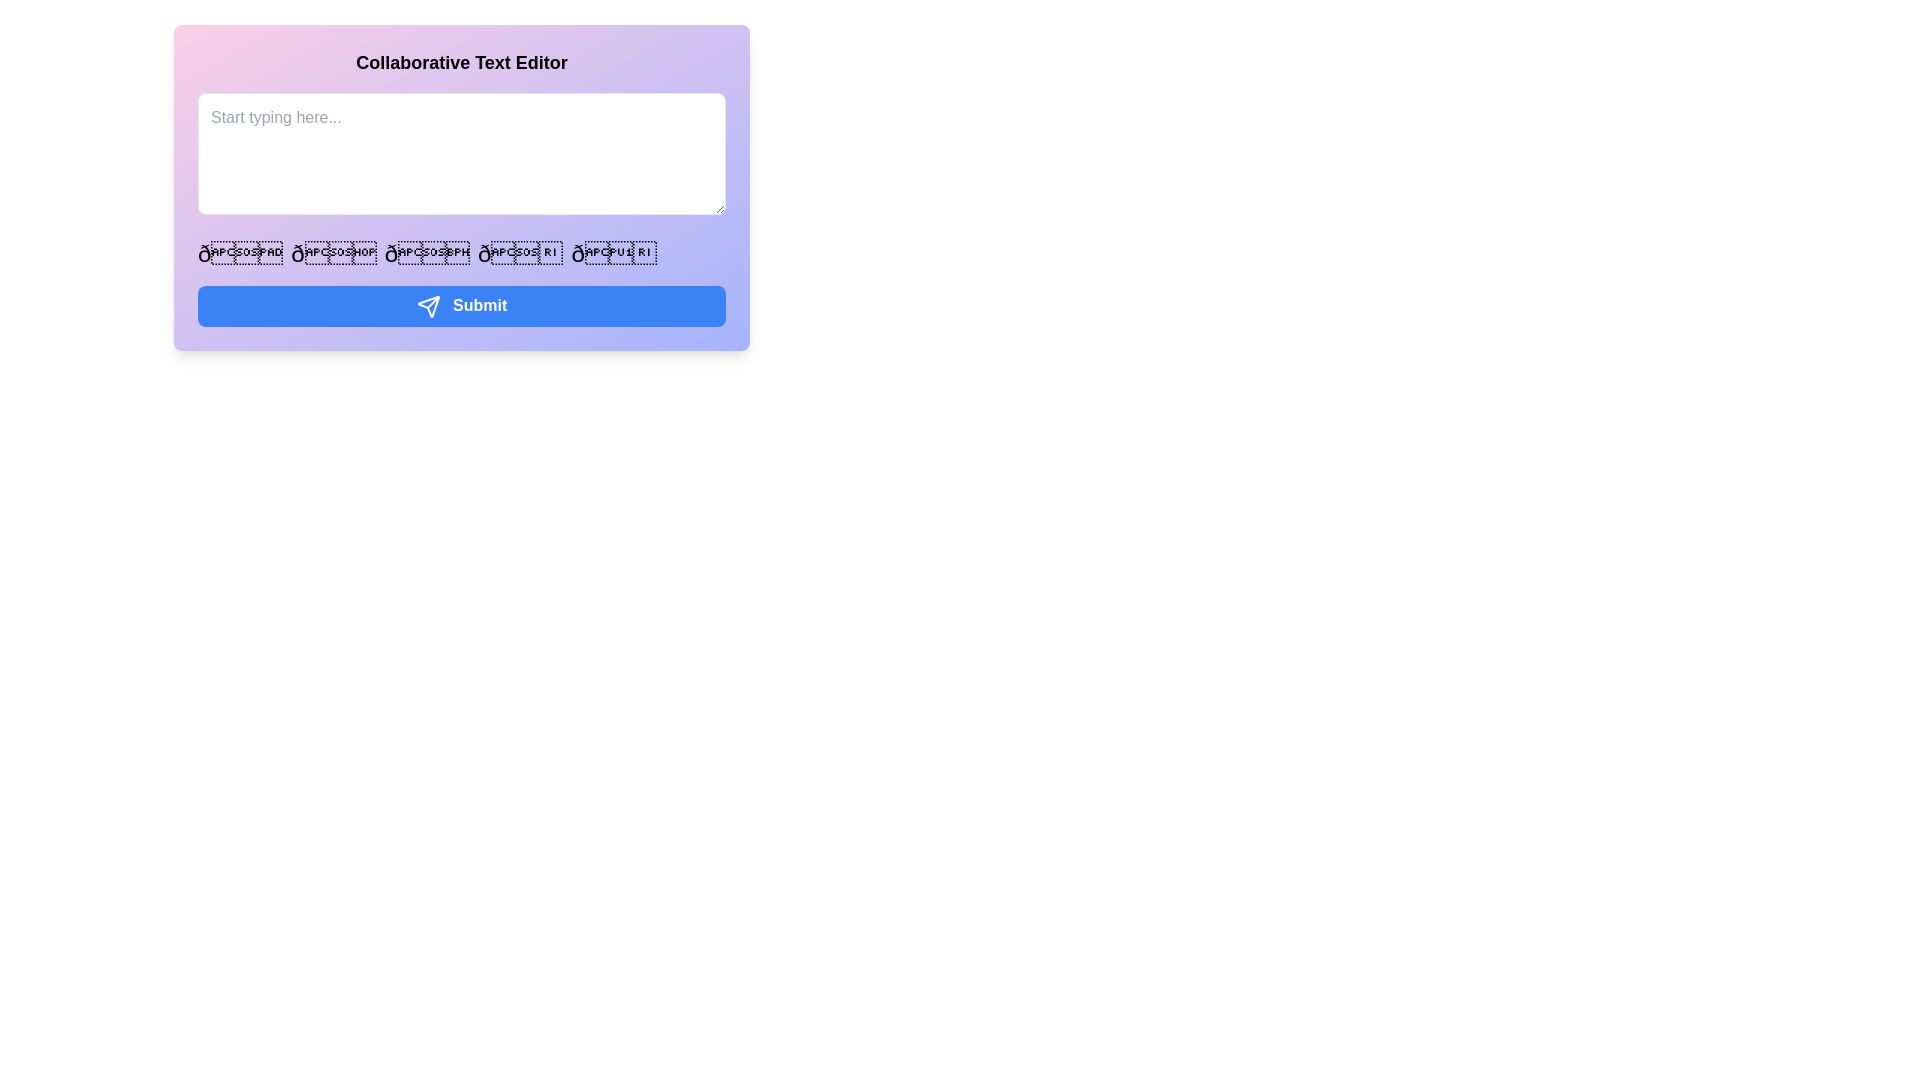  Describe the element at coordinates (613, 253) in the screenshot. I see `the last emoji-like character (thumbs-up symbol, 👍) in the horizontal sequence below the text input field in the 'Collaborative Text Editor' to interact with it` at that location.